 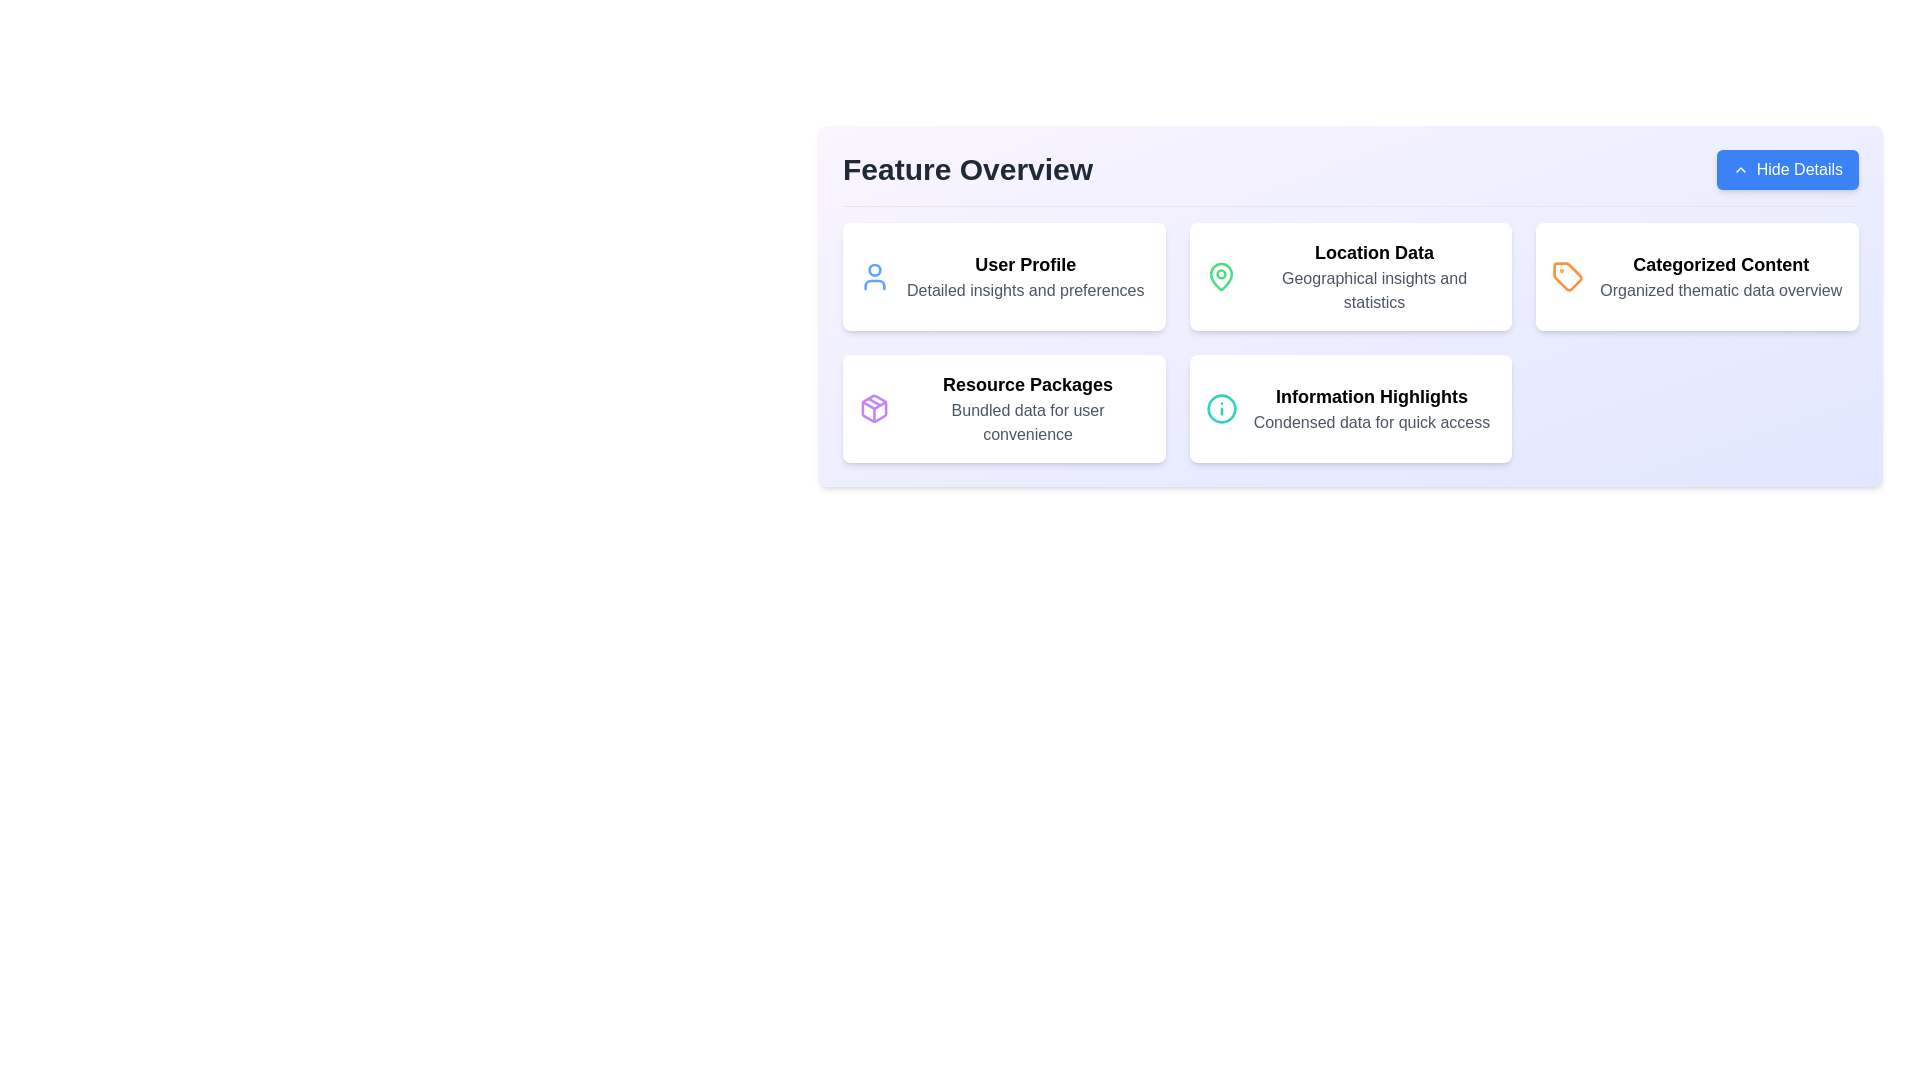 I want to click on descriptive text label located directly below the 'Categorized Content' heading in the bottom-right area of the interface, so click(x=1720, y=290).